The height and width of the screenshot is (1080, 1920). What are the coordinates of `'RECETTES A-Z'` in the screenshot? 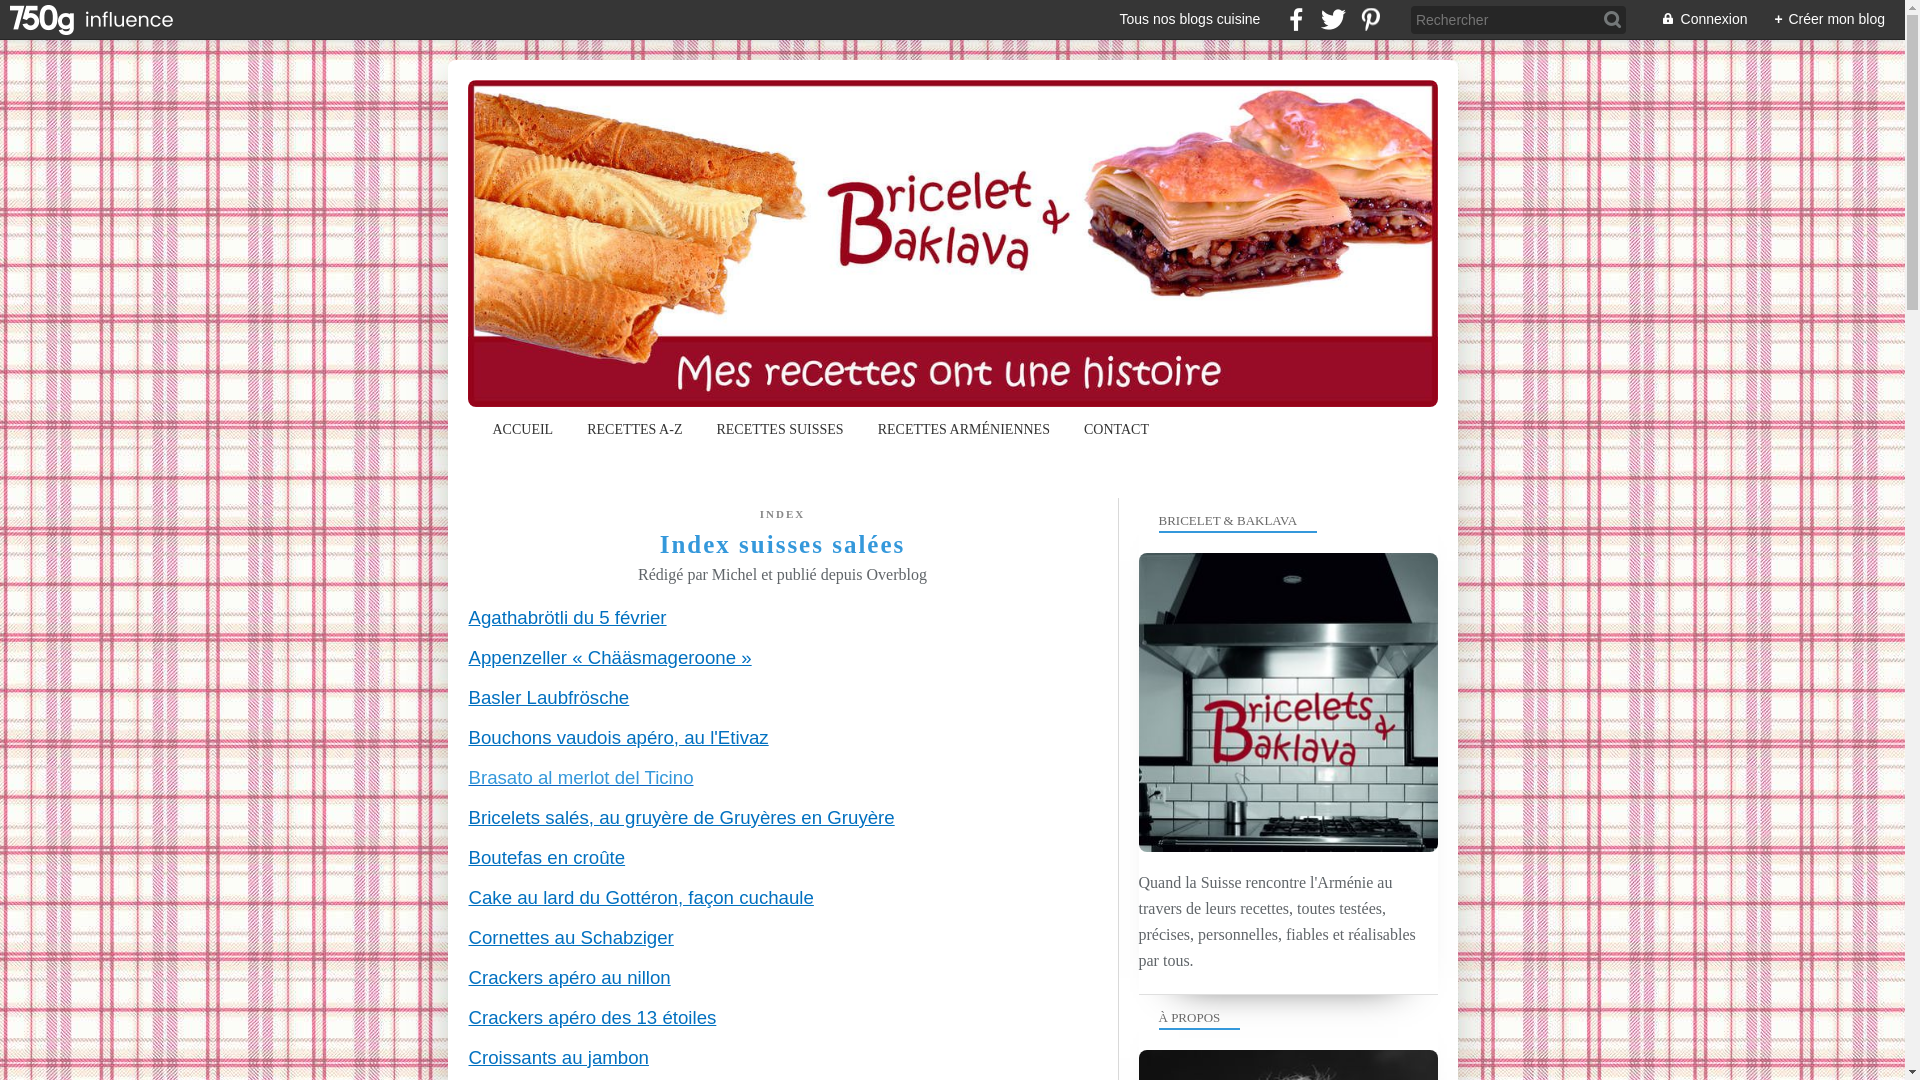 It's located at (633, 428).